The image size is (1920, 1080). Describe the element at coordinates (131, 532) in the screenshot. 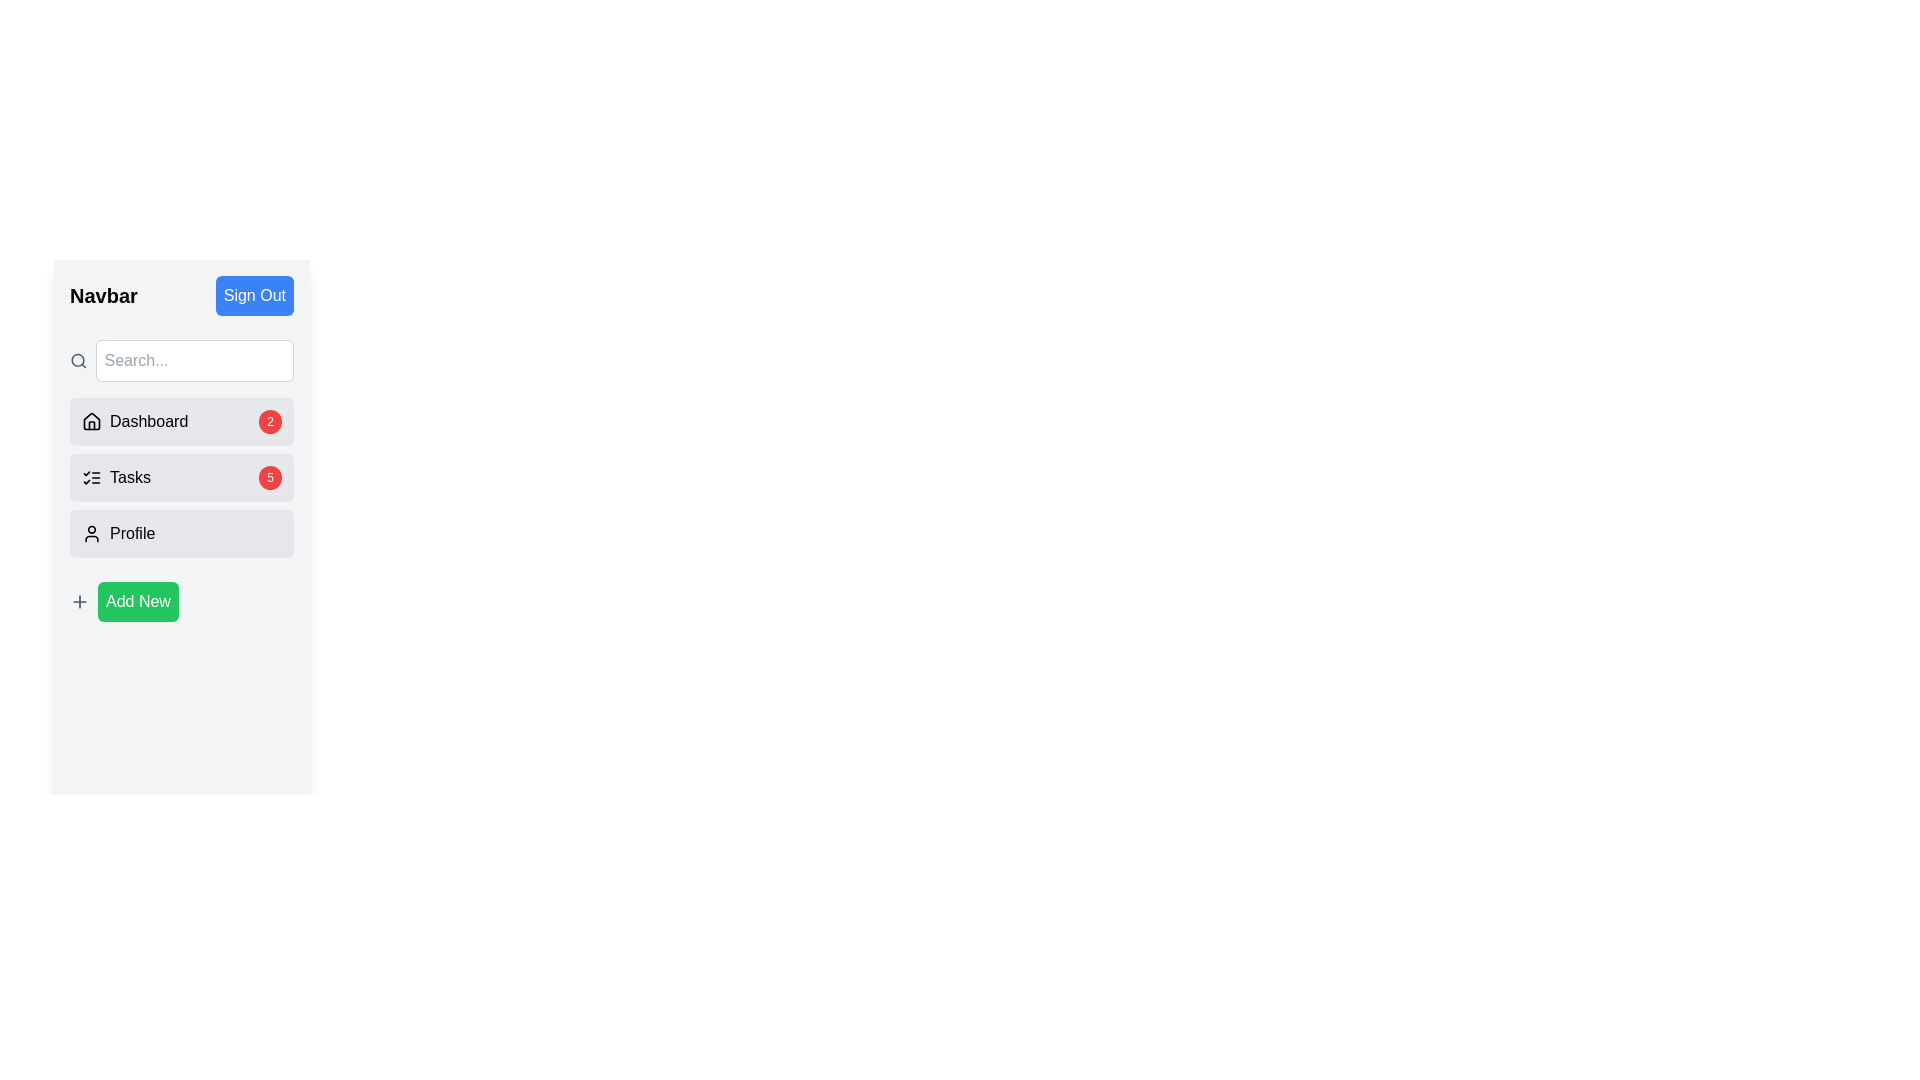

I see `text 'Profile' located in the lower segment of the vertical navigation menu, next to the user icon` at that location.